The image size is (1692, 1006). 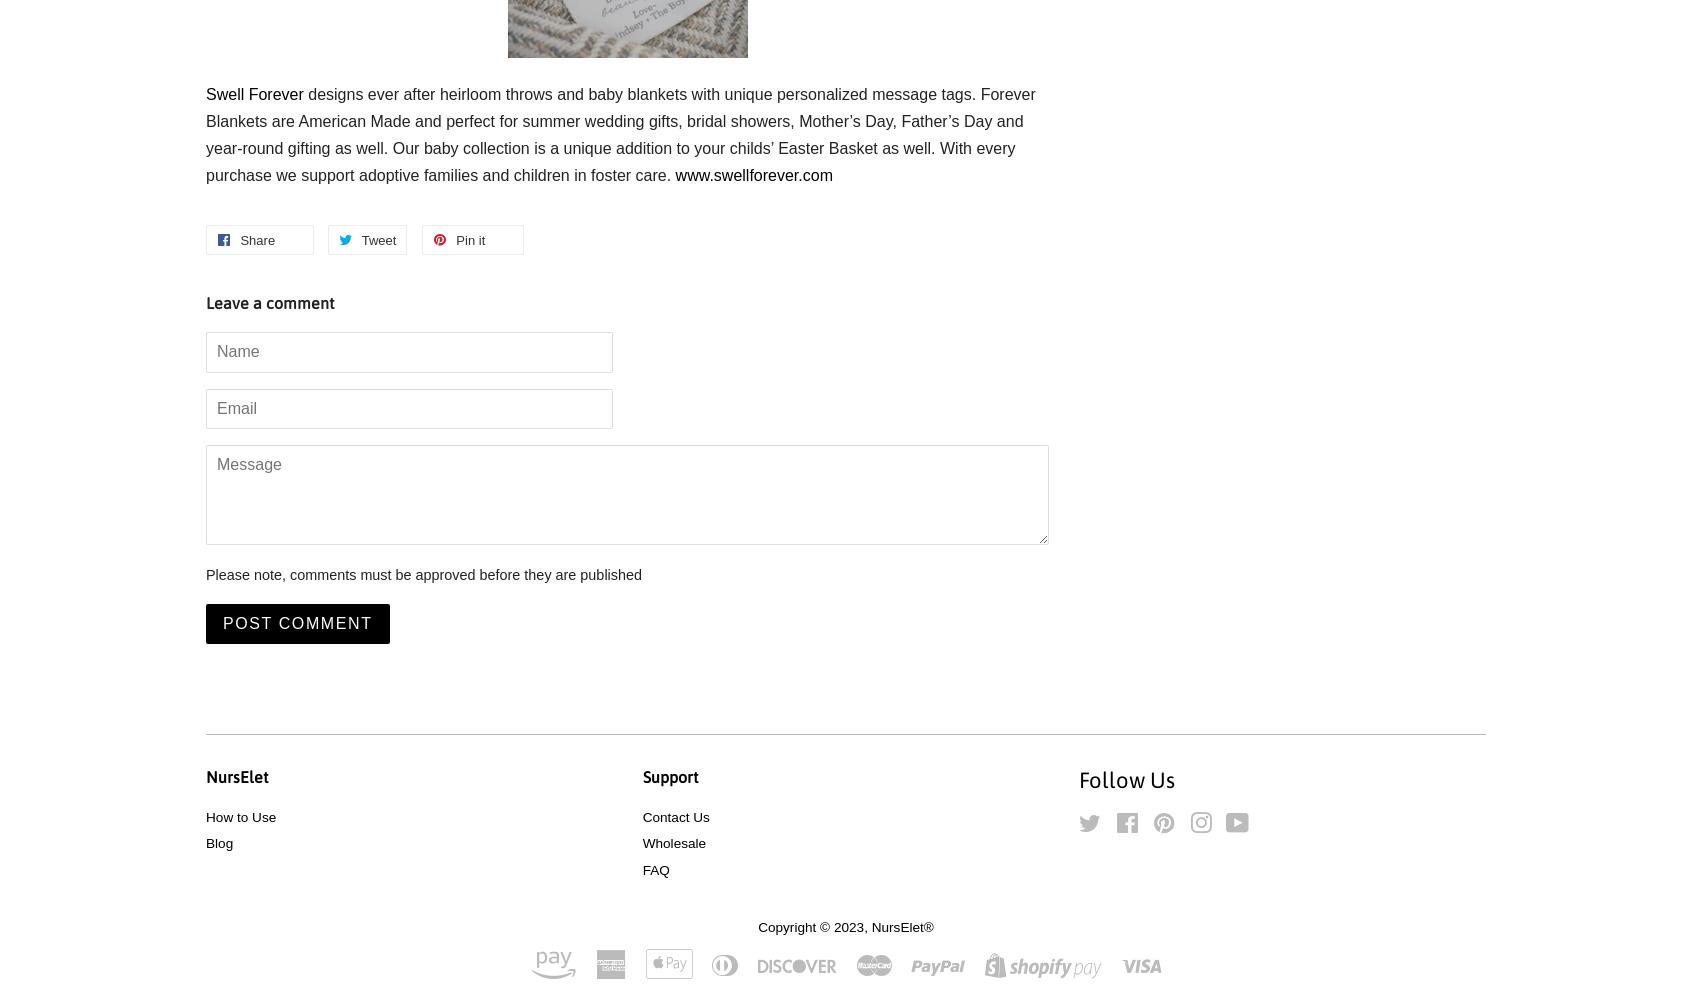 What do you see at coordinates (219, 842) in the screenshot?
I see `'Blog'` at bounding box center [219, 842].